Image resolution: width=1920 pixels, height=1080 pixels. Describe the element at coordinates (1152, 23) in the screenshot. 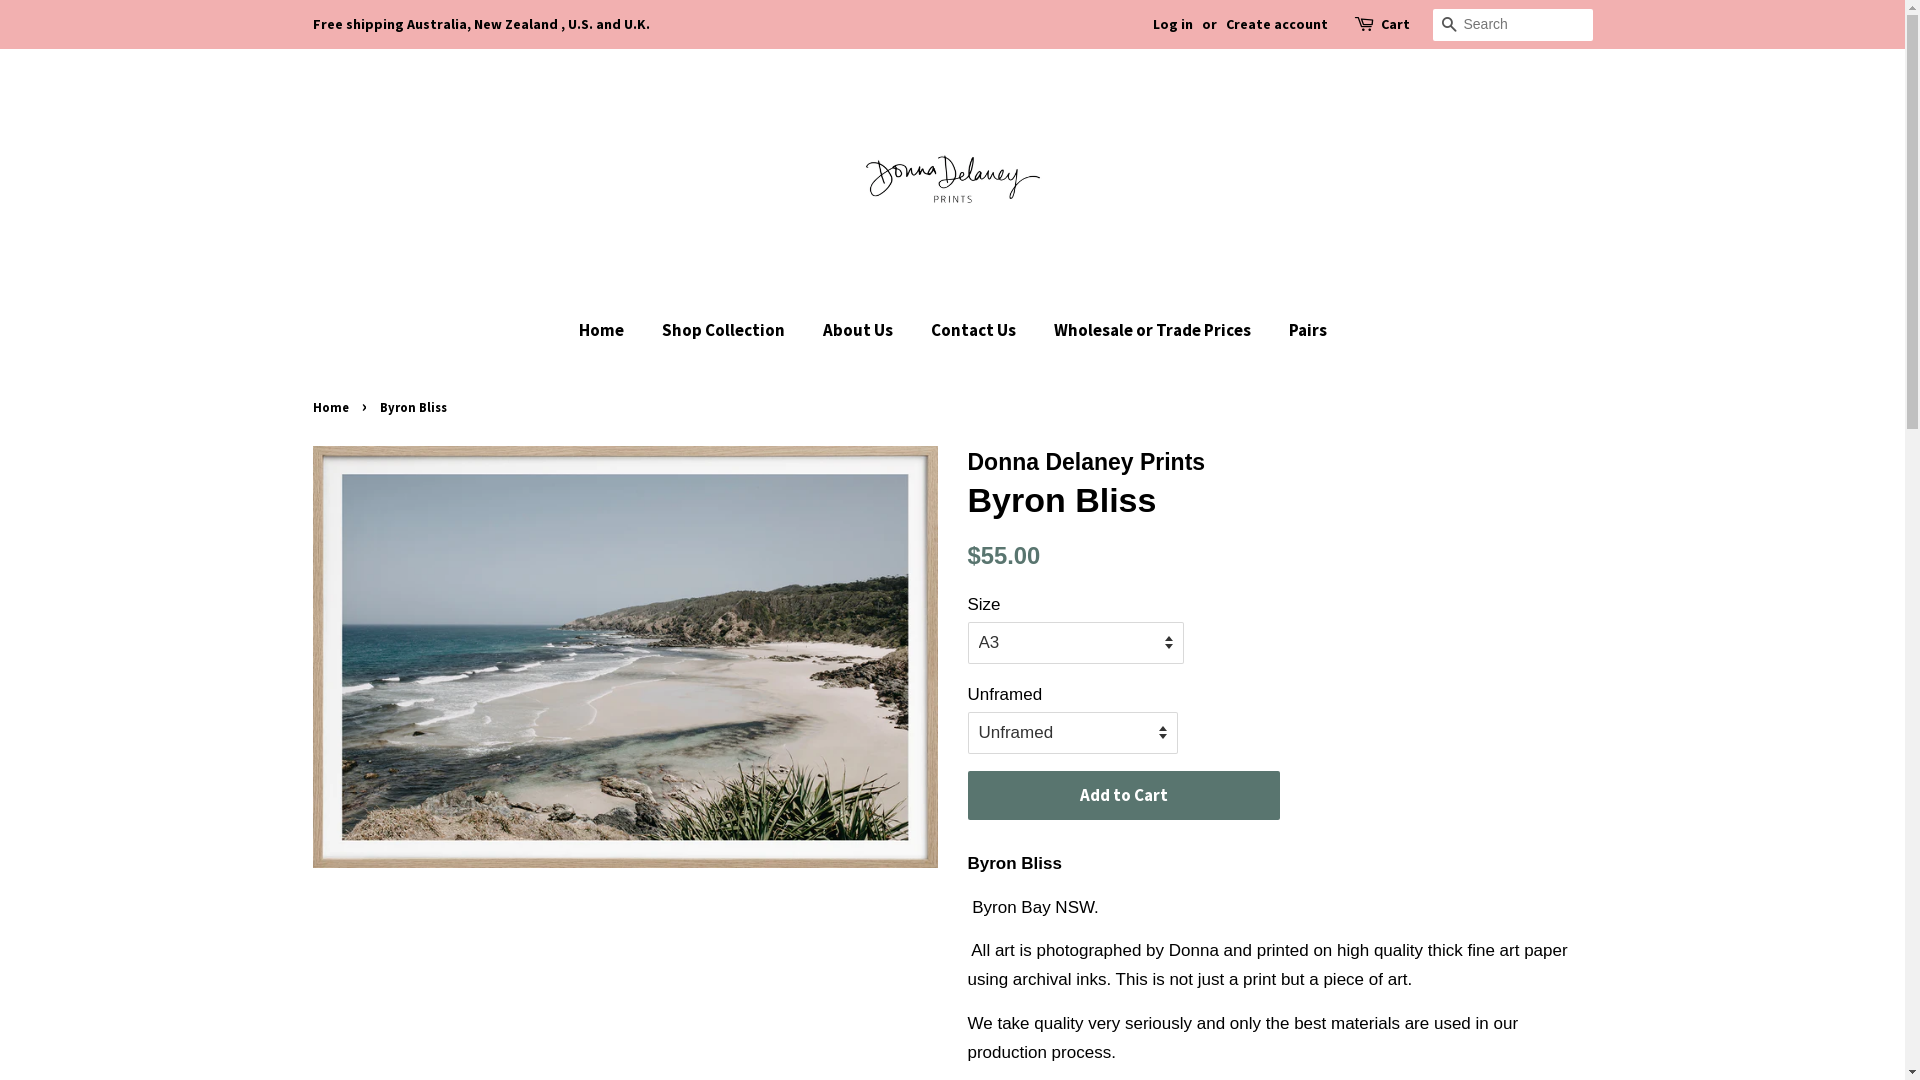

I see `'Log in'` at that location.